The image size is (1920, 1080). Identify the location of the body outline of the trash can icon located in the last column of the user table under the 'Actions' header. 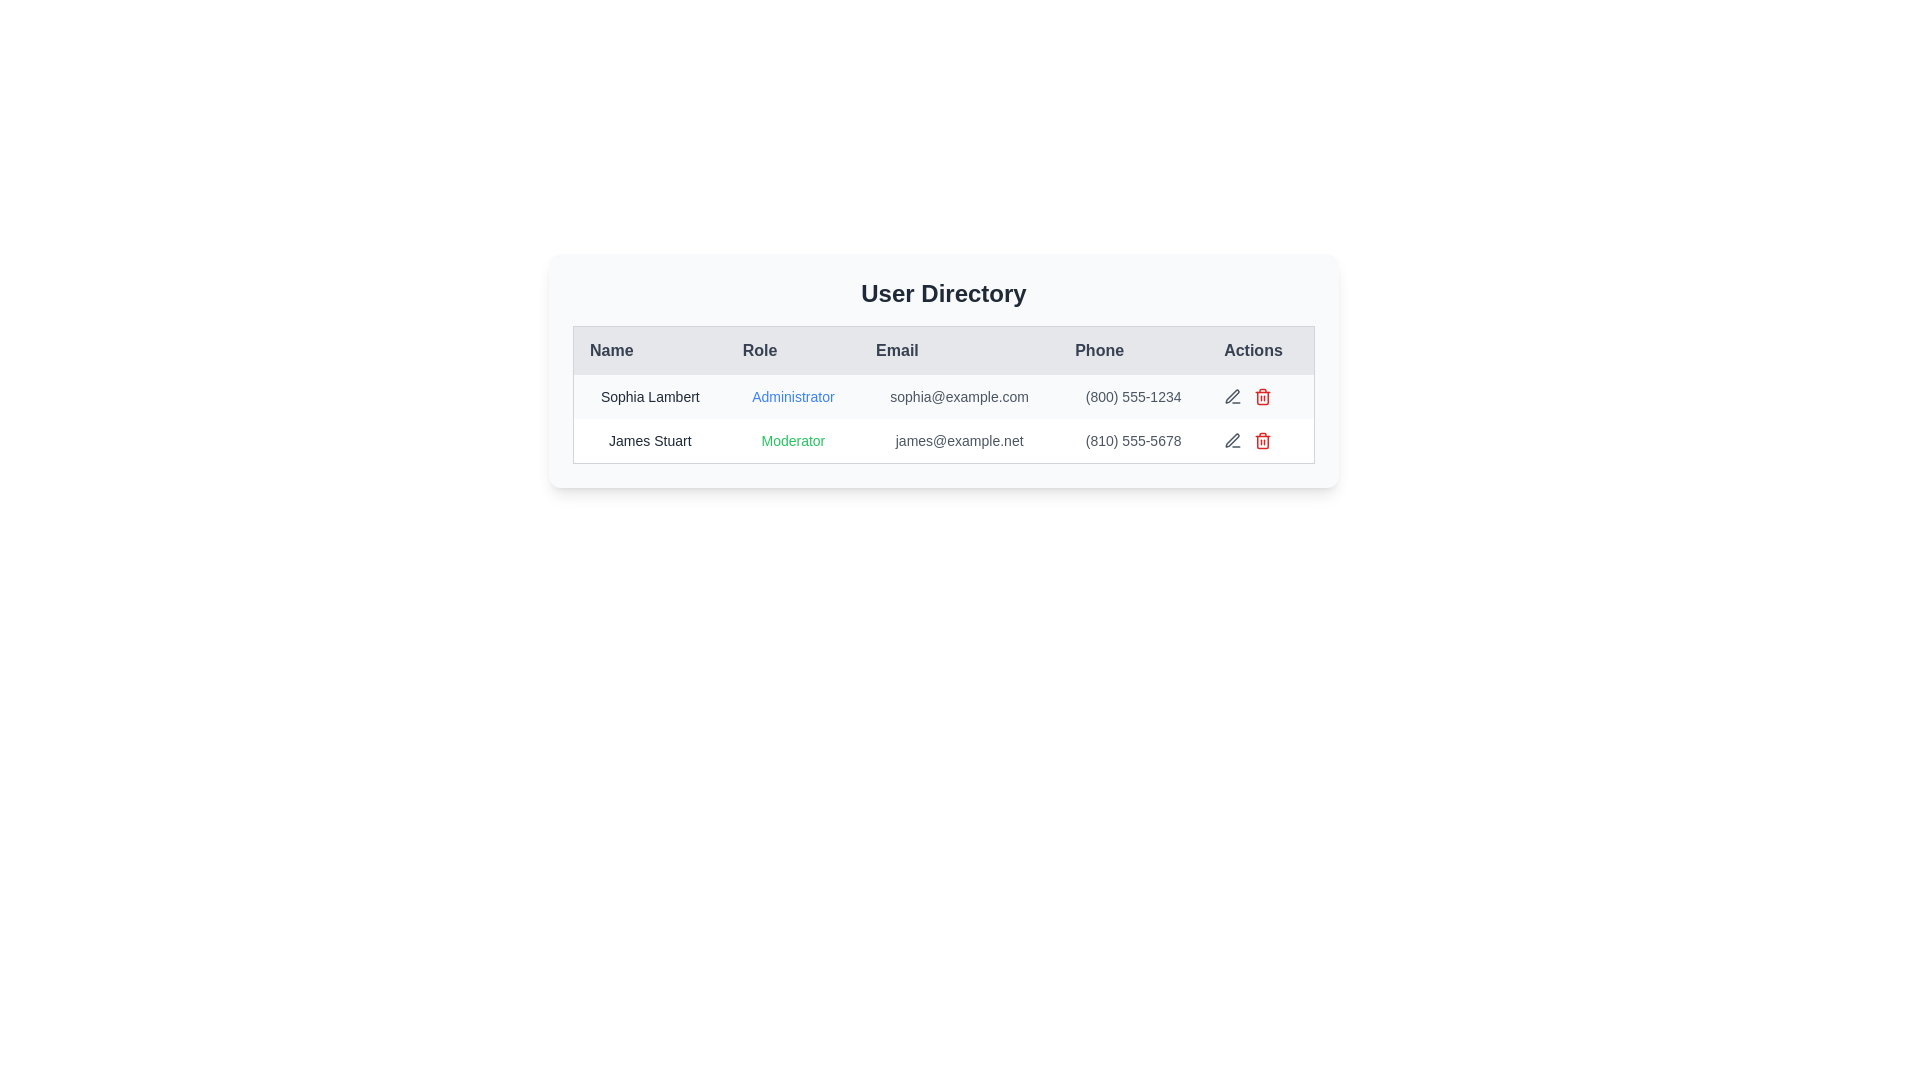
(1262, 441).